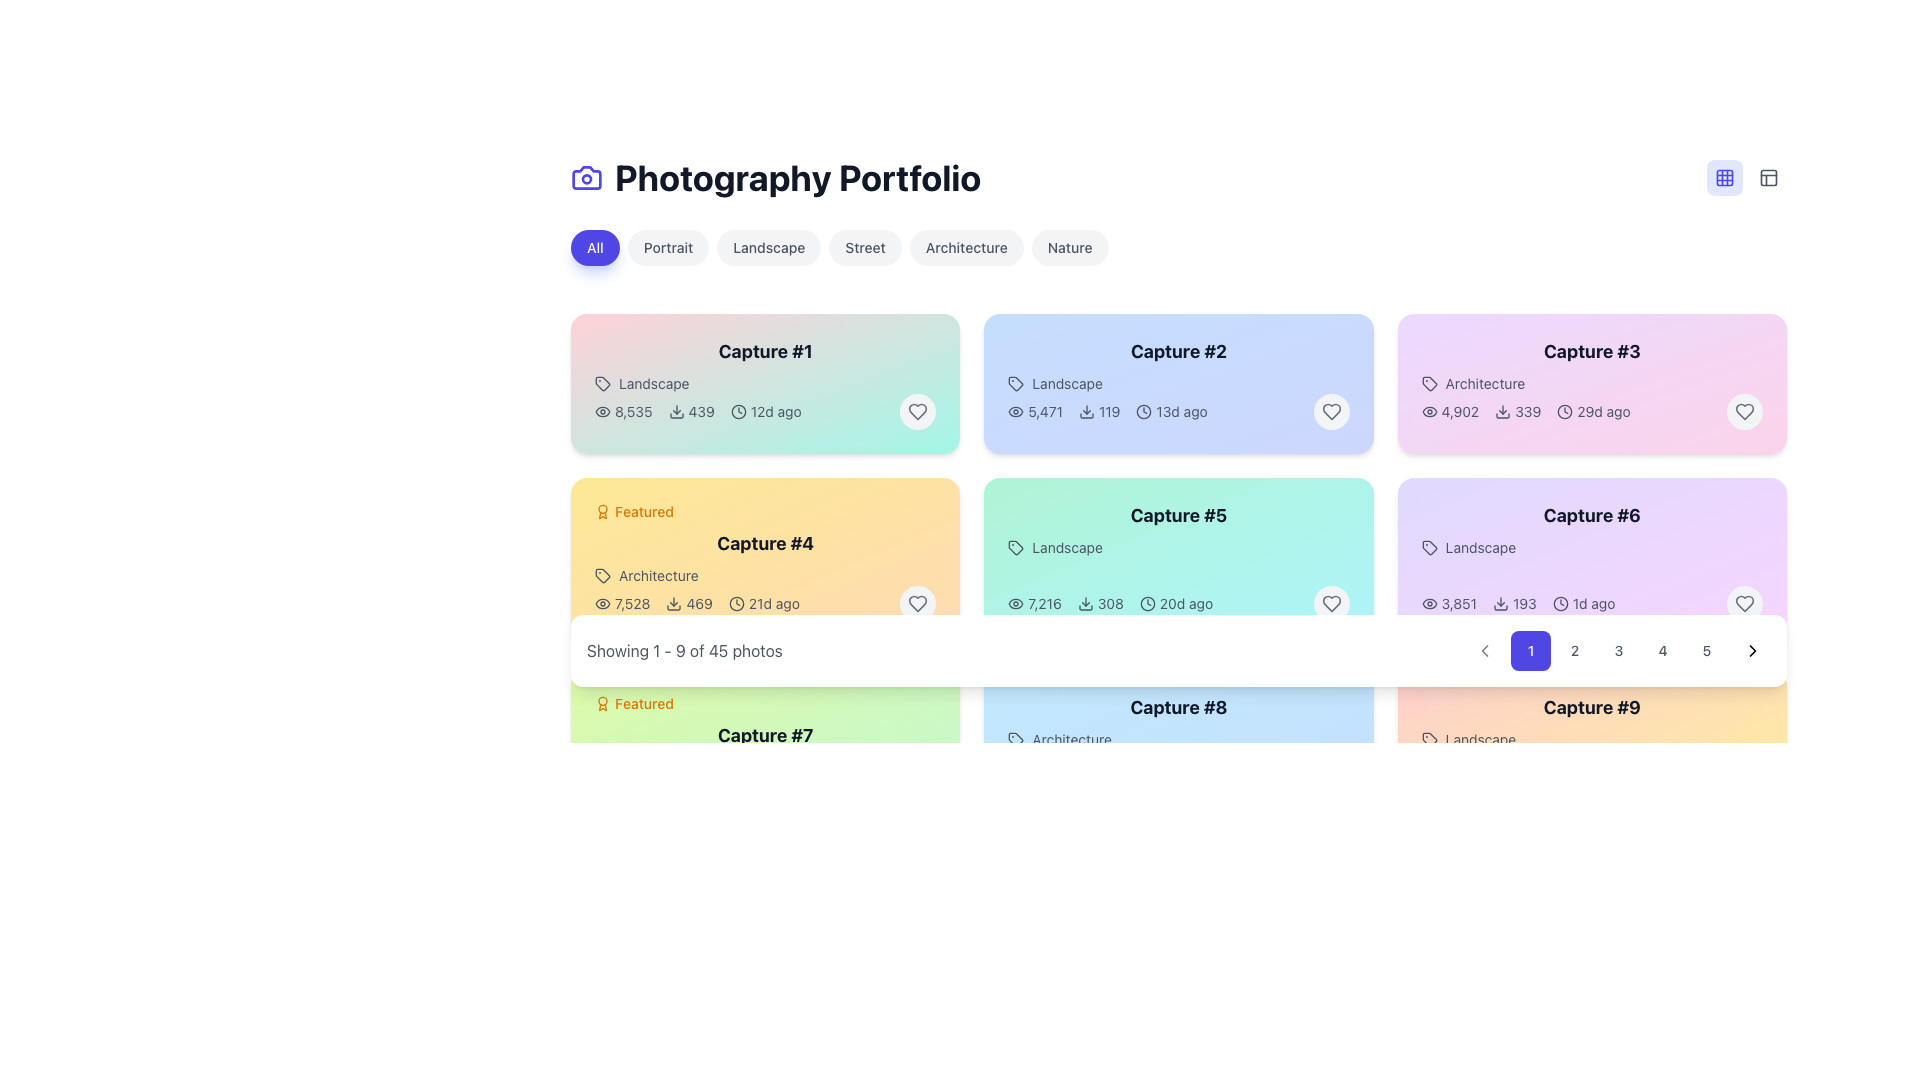 Image resolution: width=1920 pixels, height=1080 pixels. Describe the element at coordinates (1751, 703) in the screenshot. I see `the interactive button located at the top-right of the 'Capture #9' card` at that location.